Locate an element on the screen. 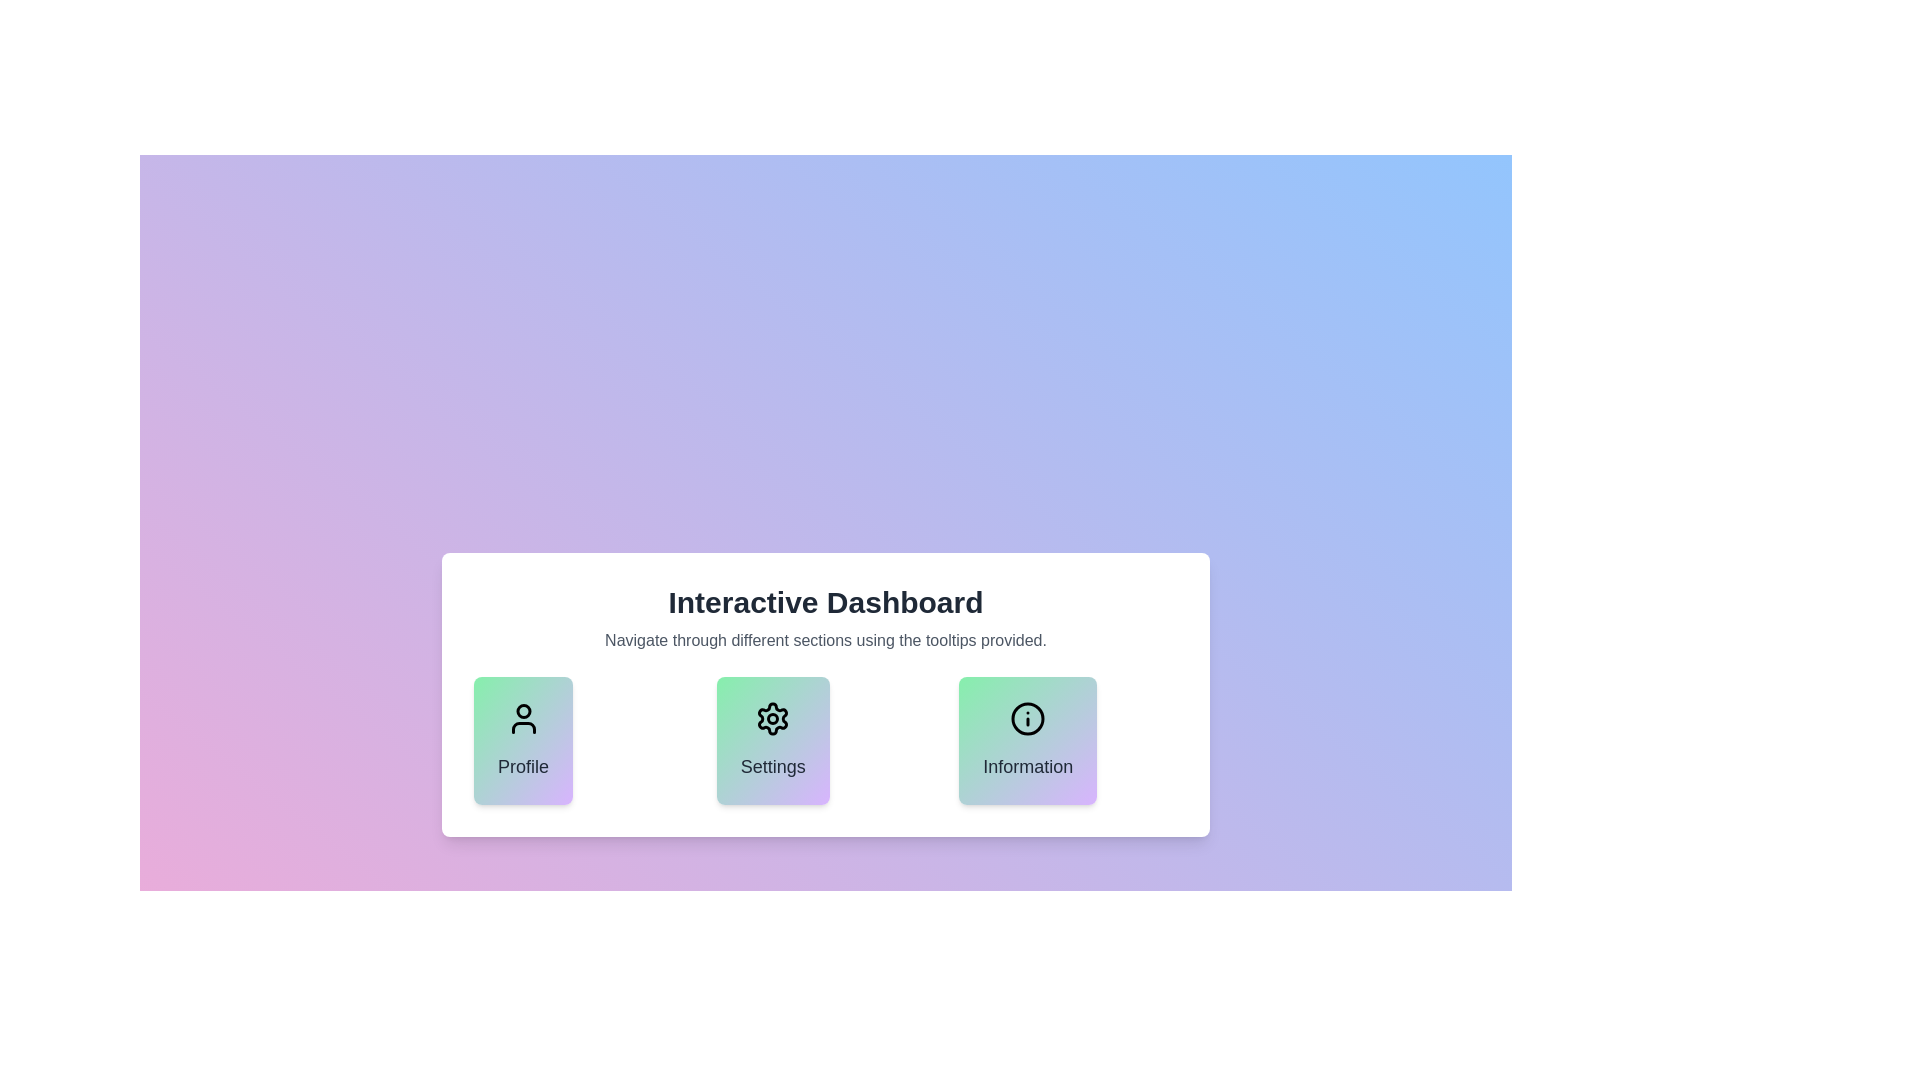 The width and height of the screenshot is (1920, 1080). the gradient-filled button labeled 'Information' with a circular outline and 'i' icon is located at coordinates (1028, 740).